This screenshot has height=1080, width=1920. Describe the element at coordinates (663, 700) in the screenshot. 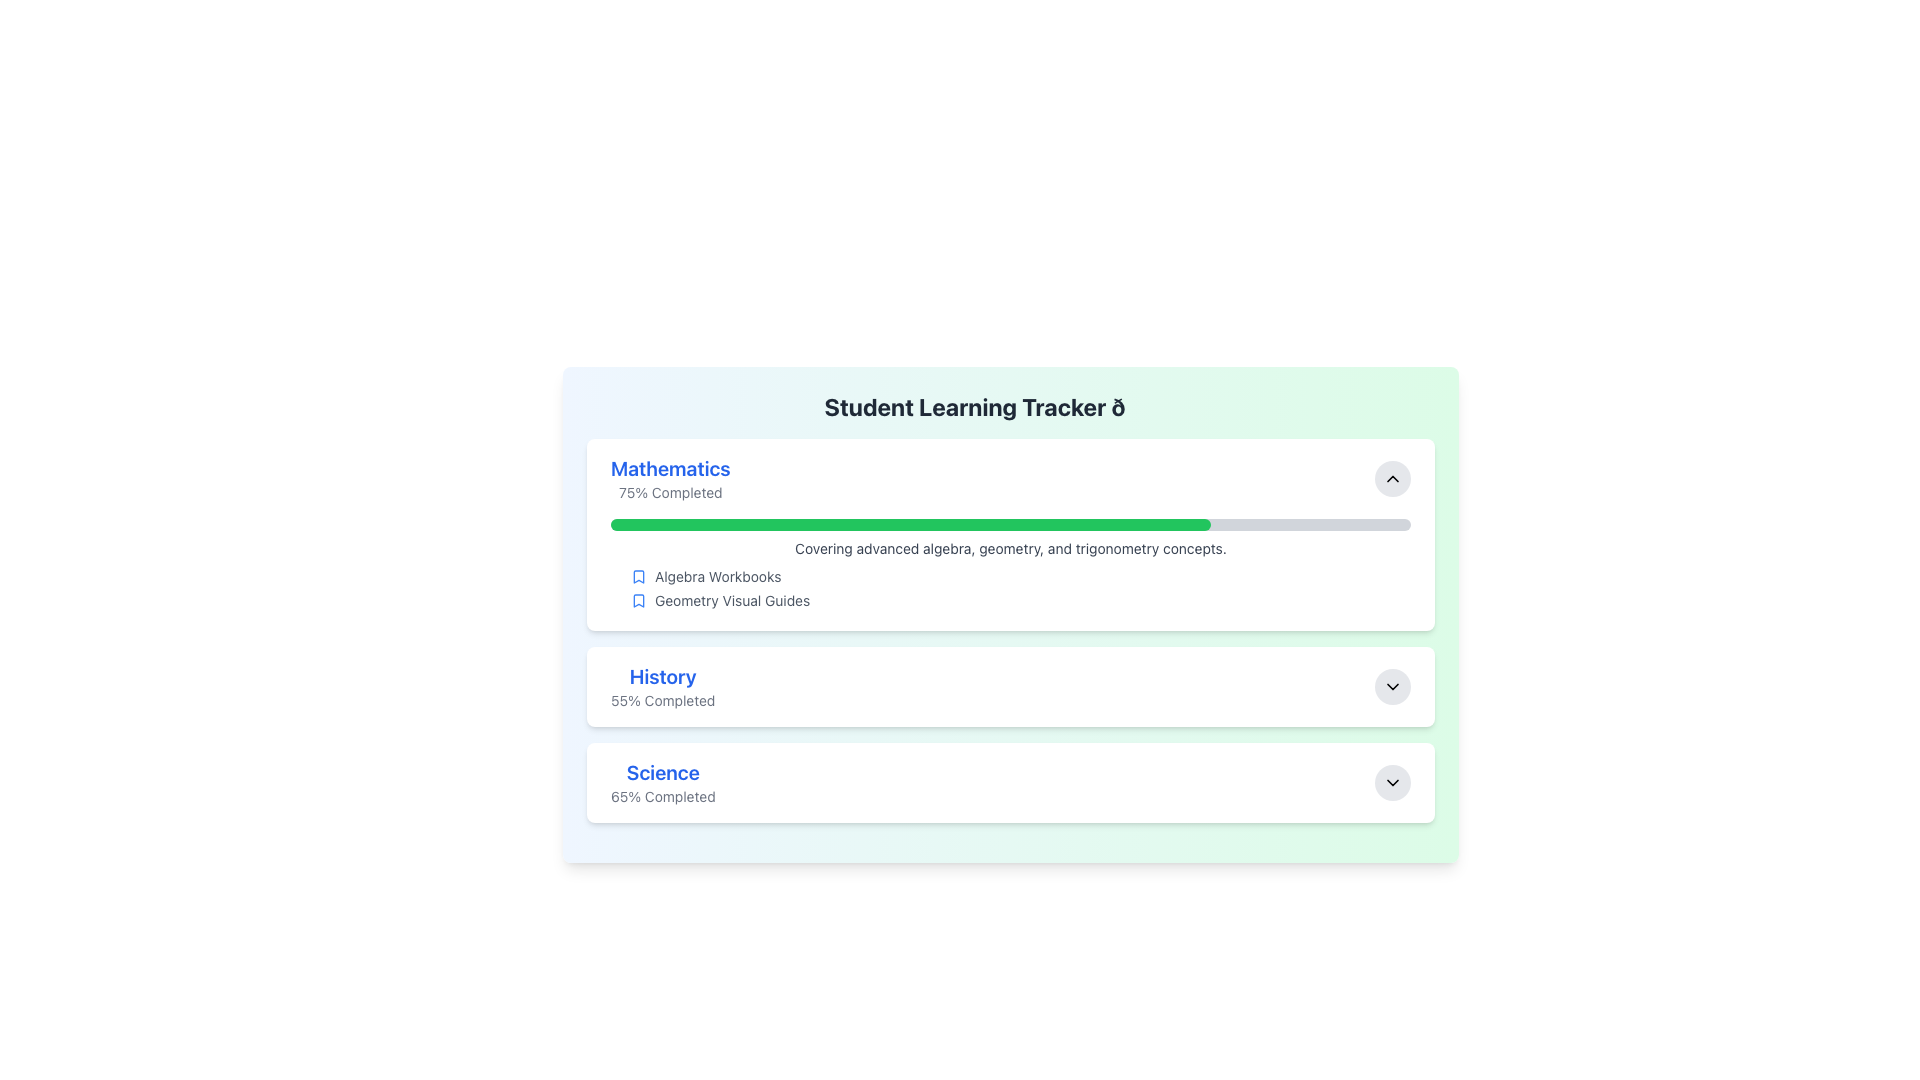

I see `the text label displaying '55% Completed' located below the 'History' heading in the History section of the interface` at that location.